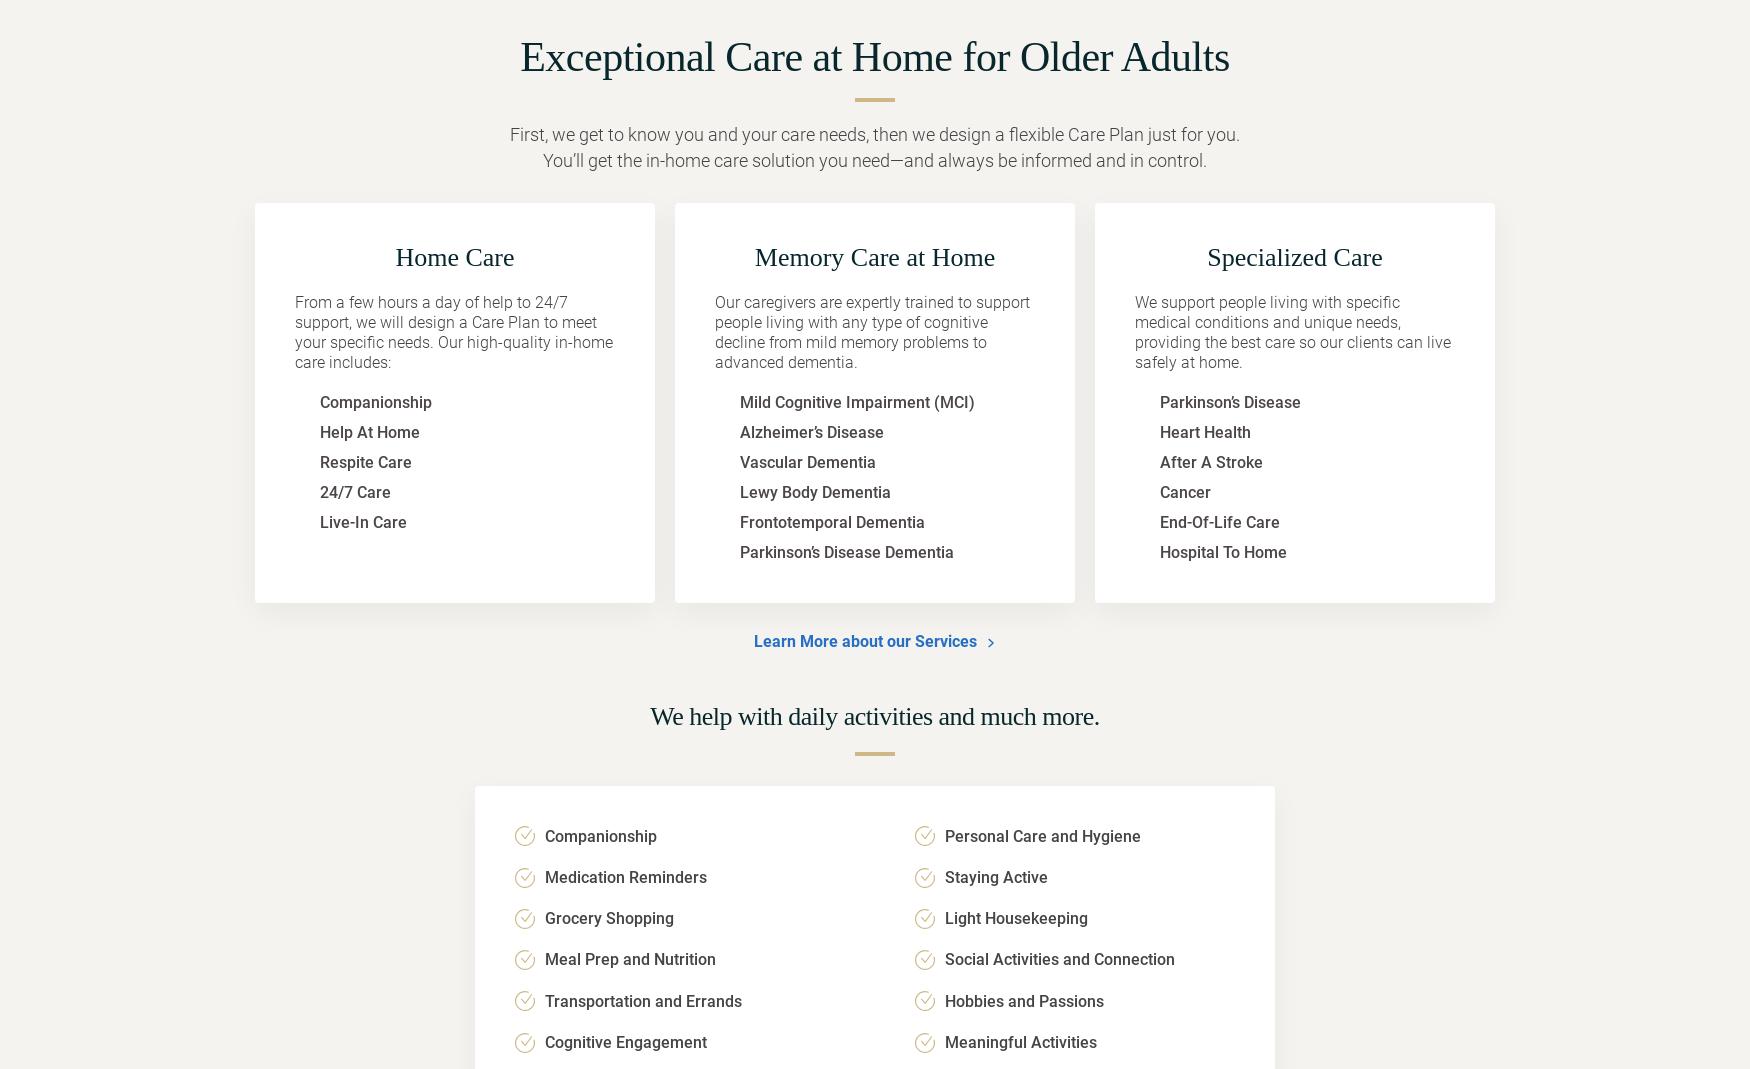 Image resolution: width=1750 pixels, height=1069 pixels. What do you see at coordinates (1230, 402) in the screenshot?
I see `'Parkinson’s Disease'` at bounding box center [1230, 402].